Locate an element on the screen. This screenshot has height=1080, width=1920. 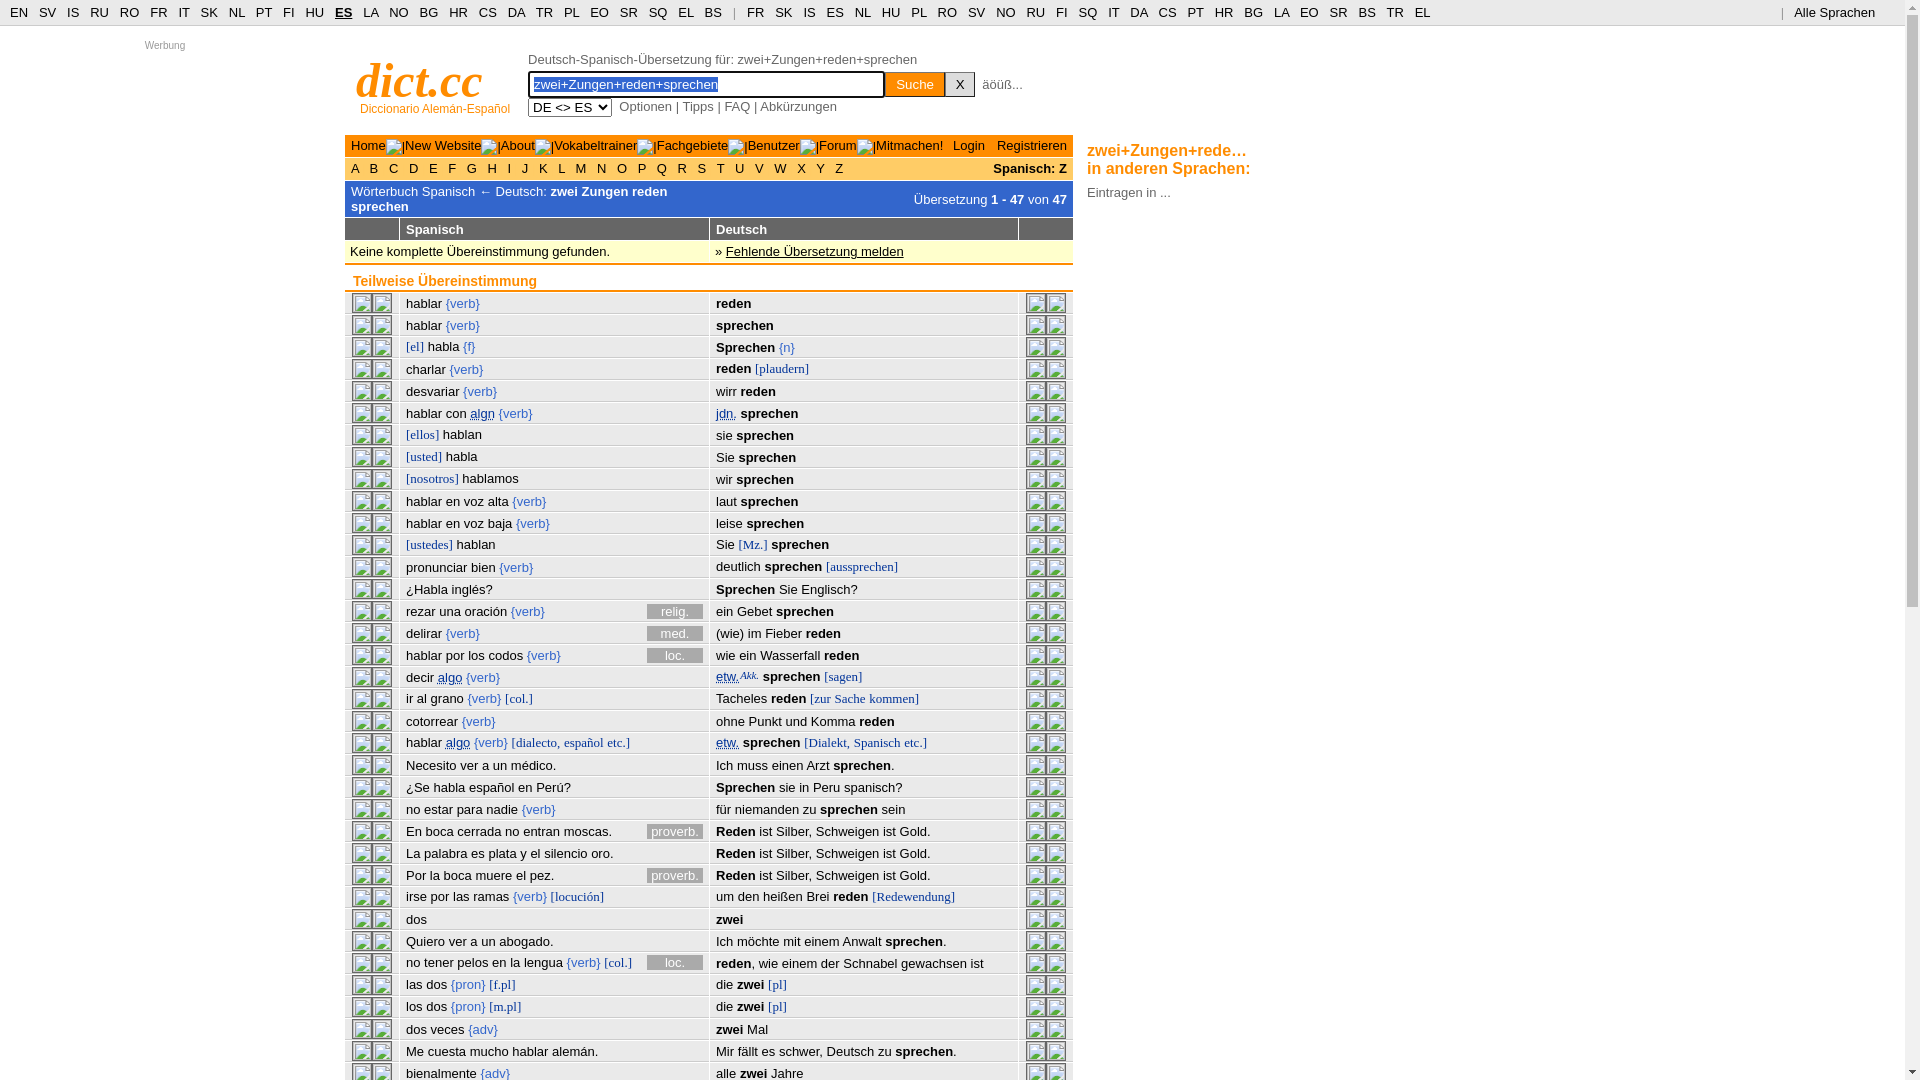
'las' is located at coordinates (460, 895).